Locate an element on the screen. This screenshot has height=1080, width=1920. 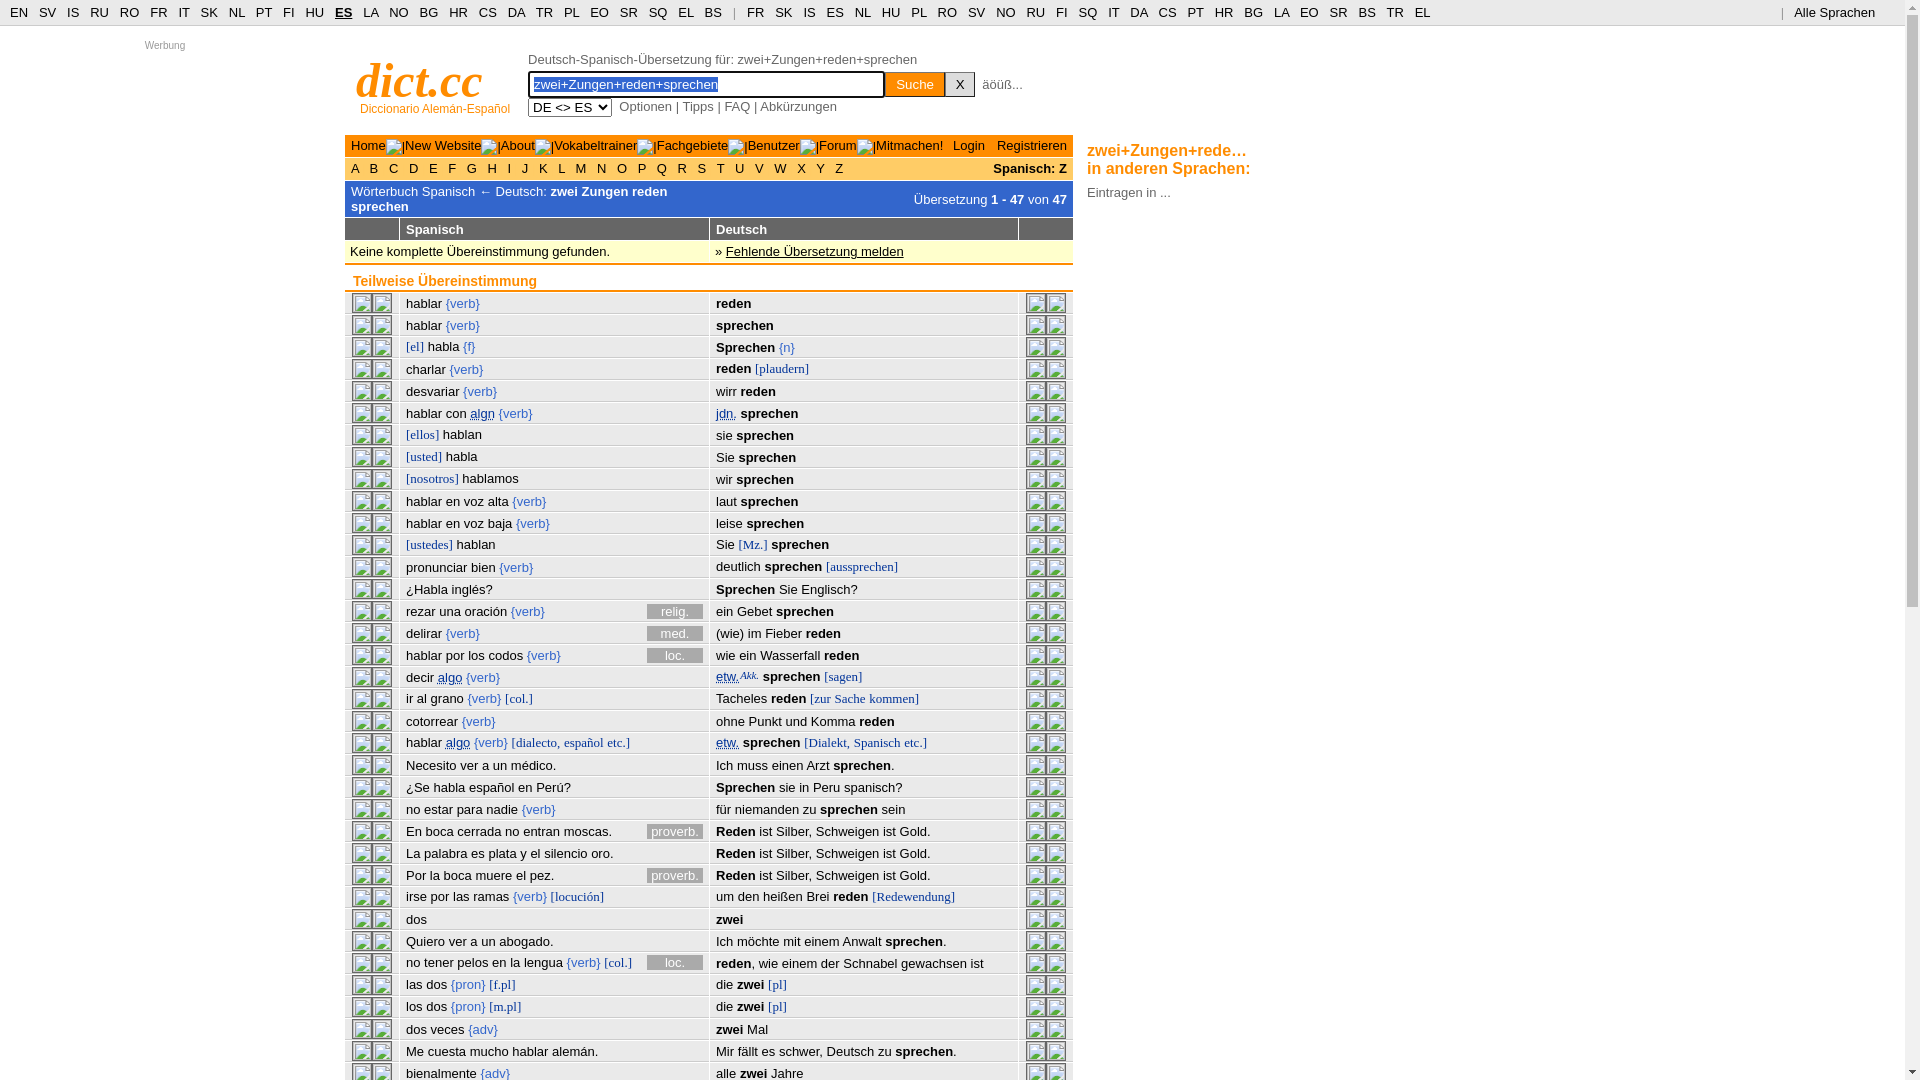
'las' is located at coordinates (460, 895).